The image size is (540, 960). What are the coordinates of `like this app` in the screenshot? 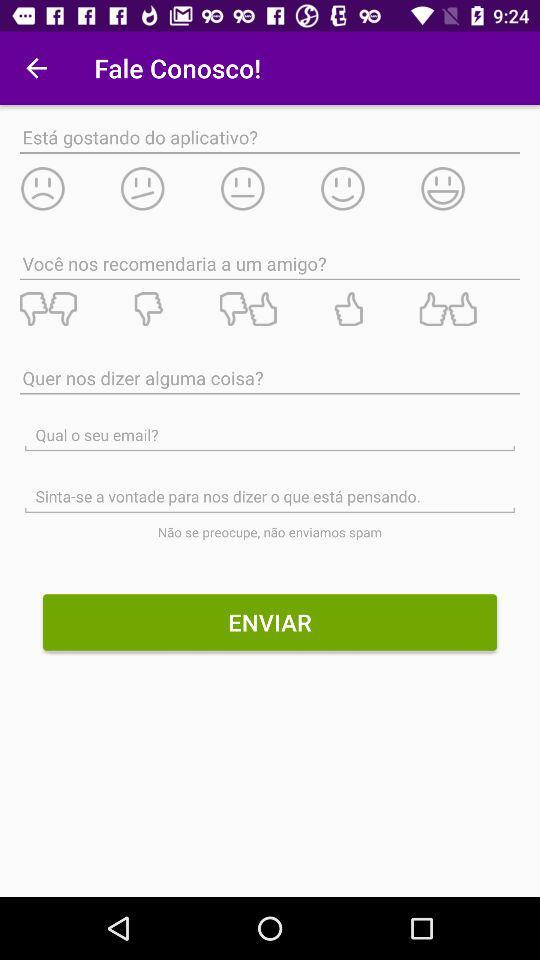 It's located at (469, 188).